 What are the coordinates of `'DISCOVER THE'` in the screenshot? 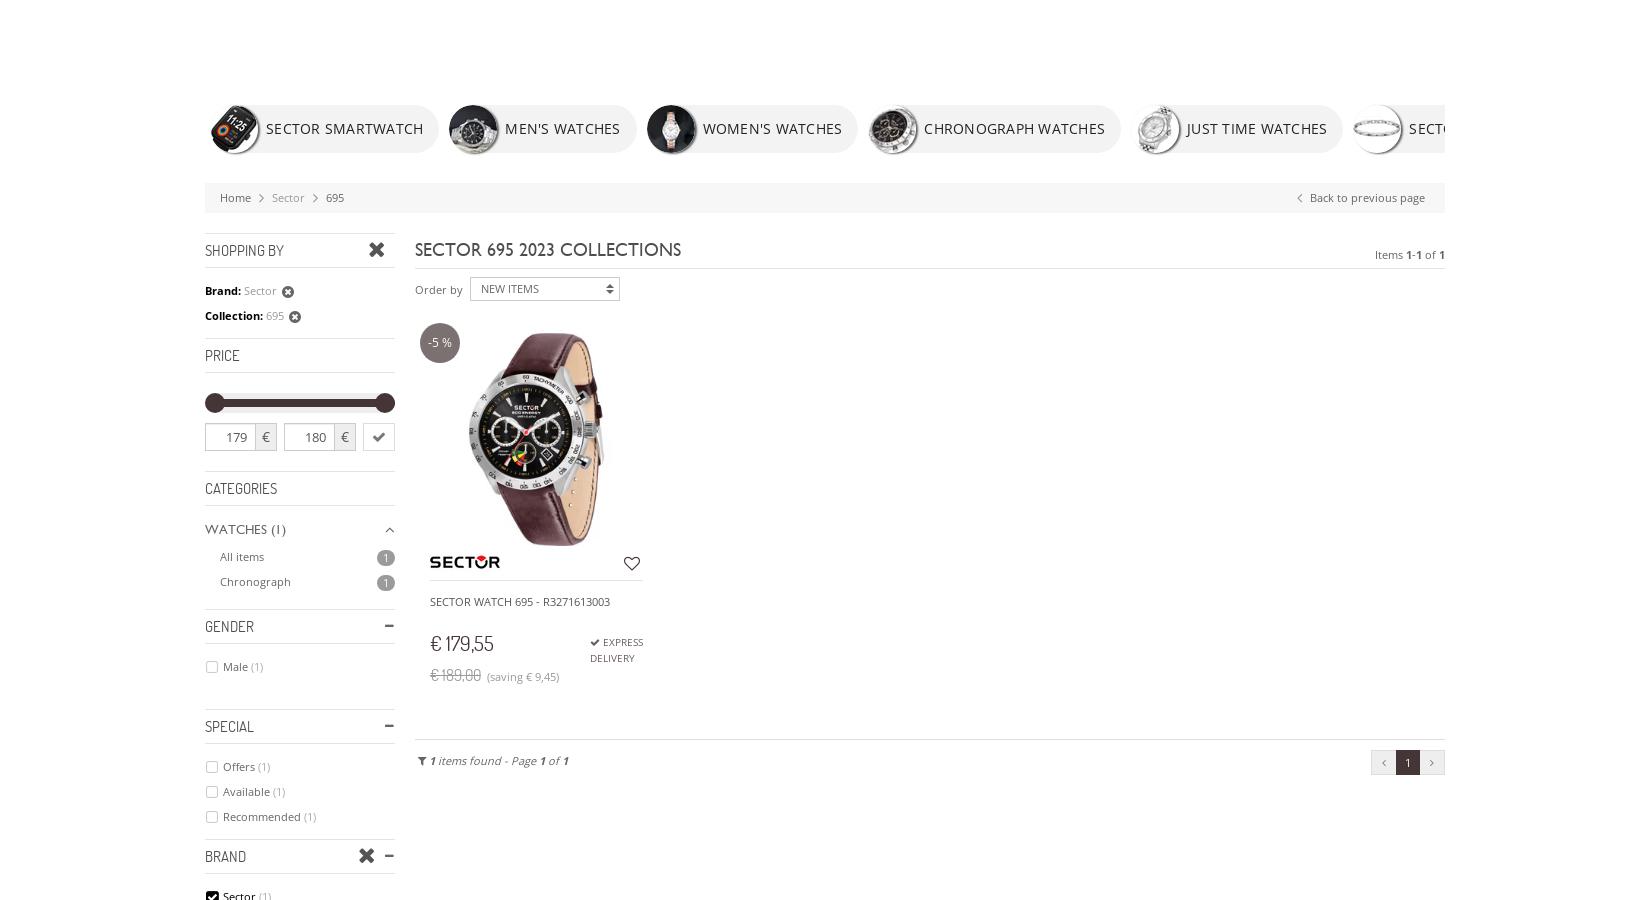 It's located at (299, 667).